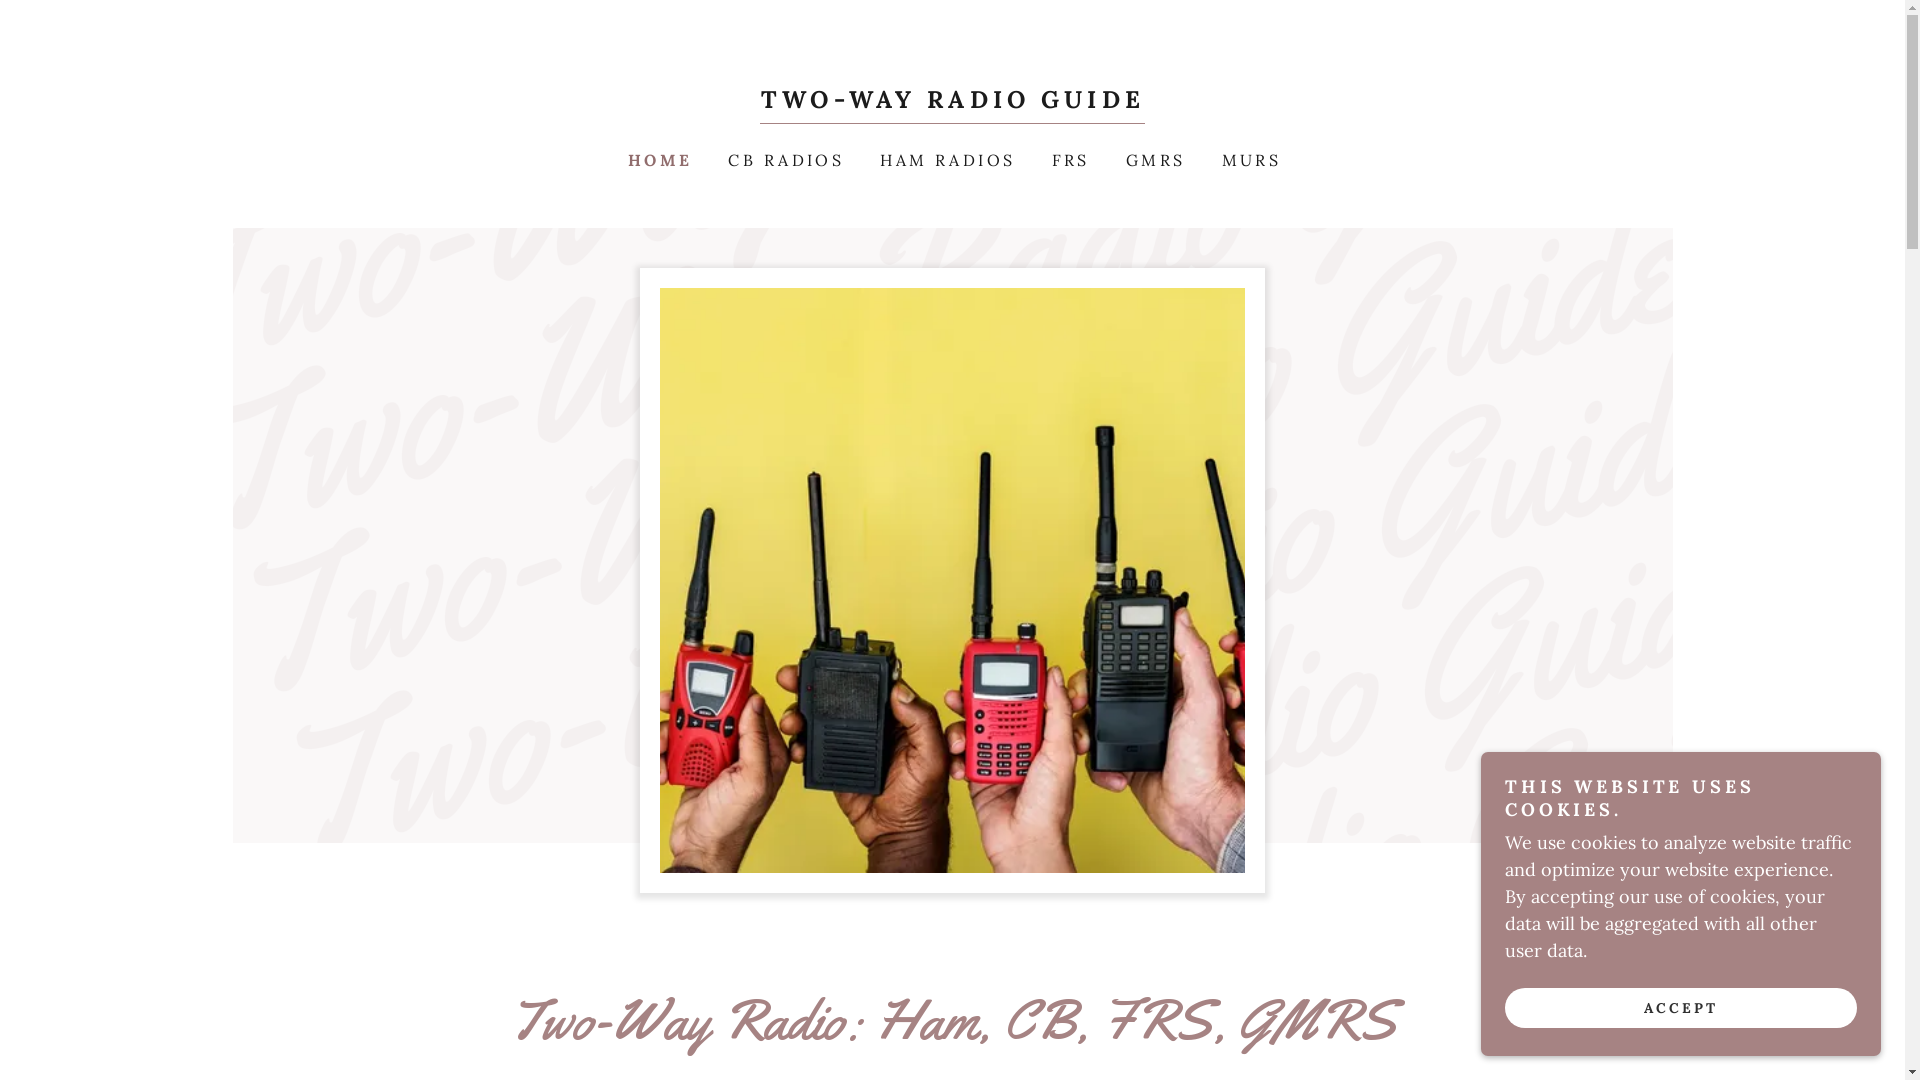 This screenshot has width=1920, height=1080. Describe the element at coordinates (1068, 158) in the screenshot. I see `'FRS'` at that location.